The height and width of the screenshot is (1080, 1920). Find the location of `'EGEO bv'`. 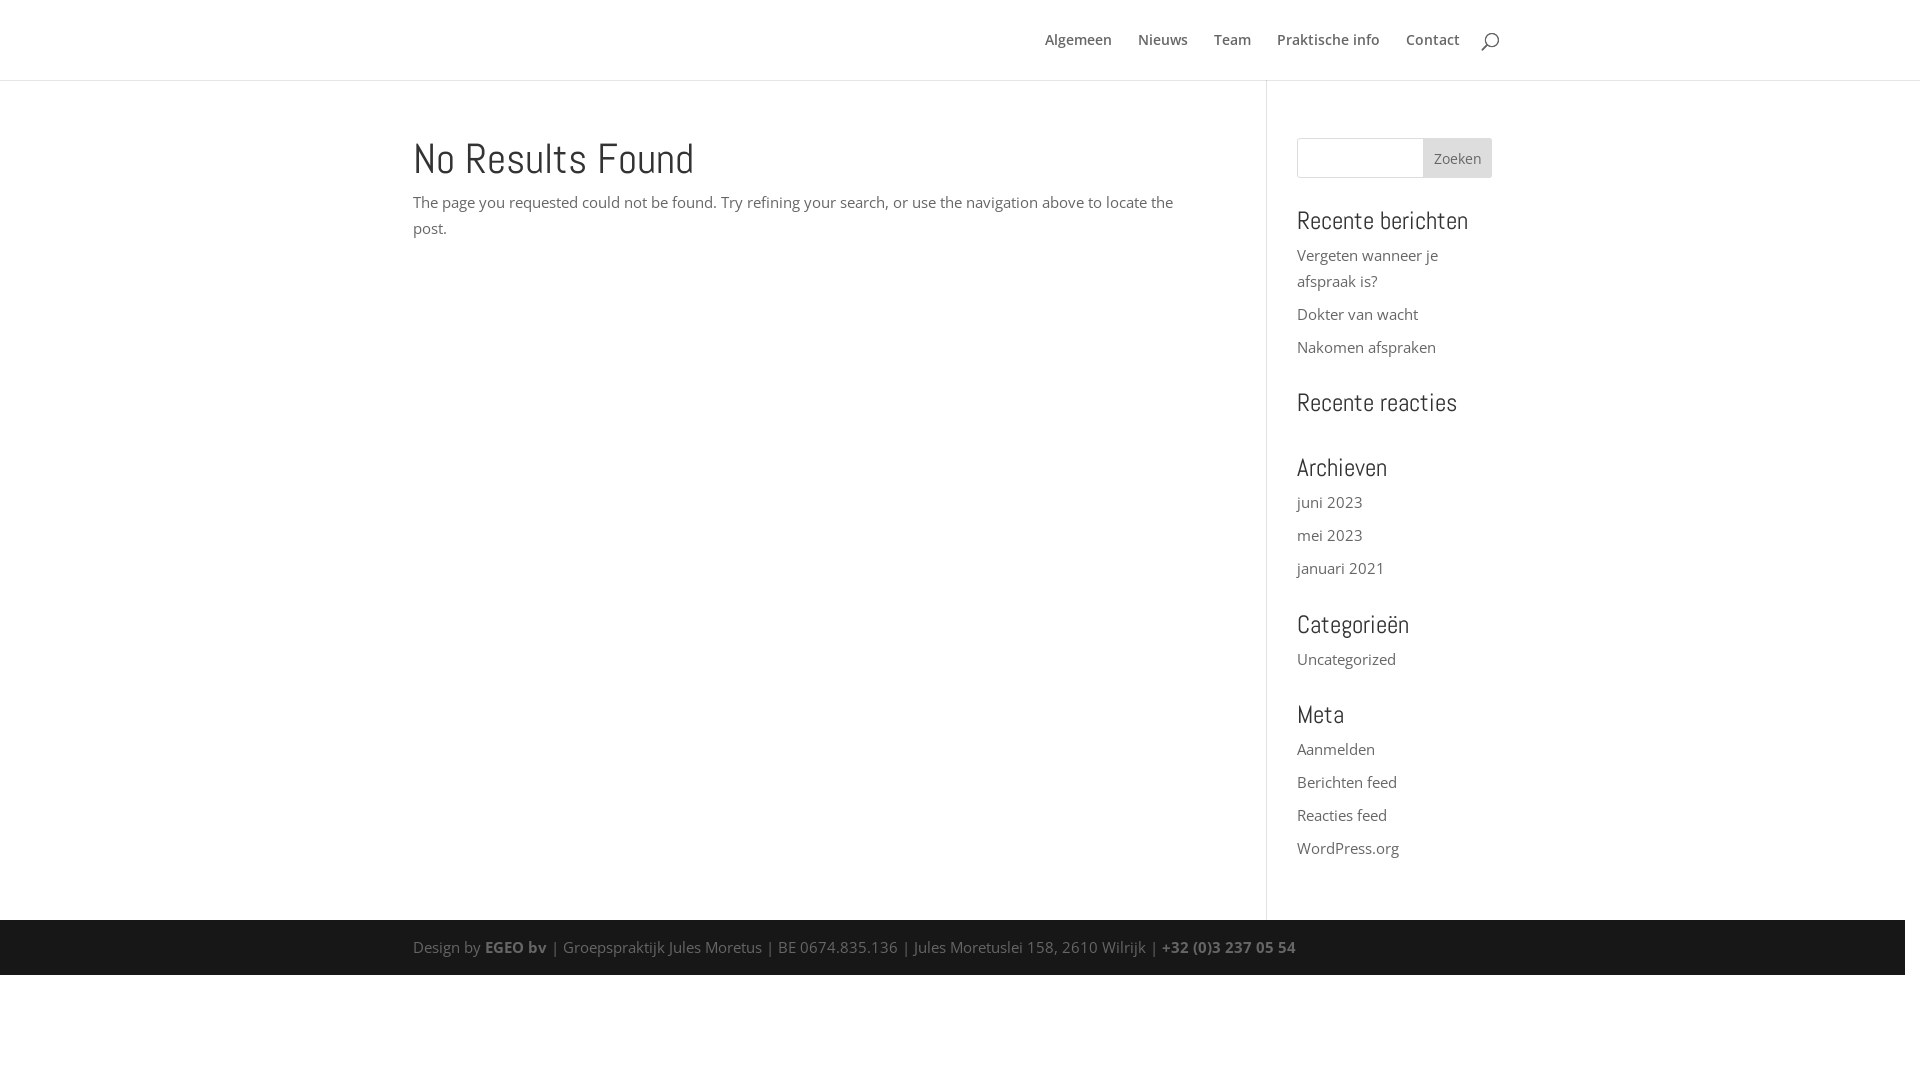

'EGEO bv' is located at coordinates (484, 945).